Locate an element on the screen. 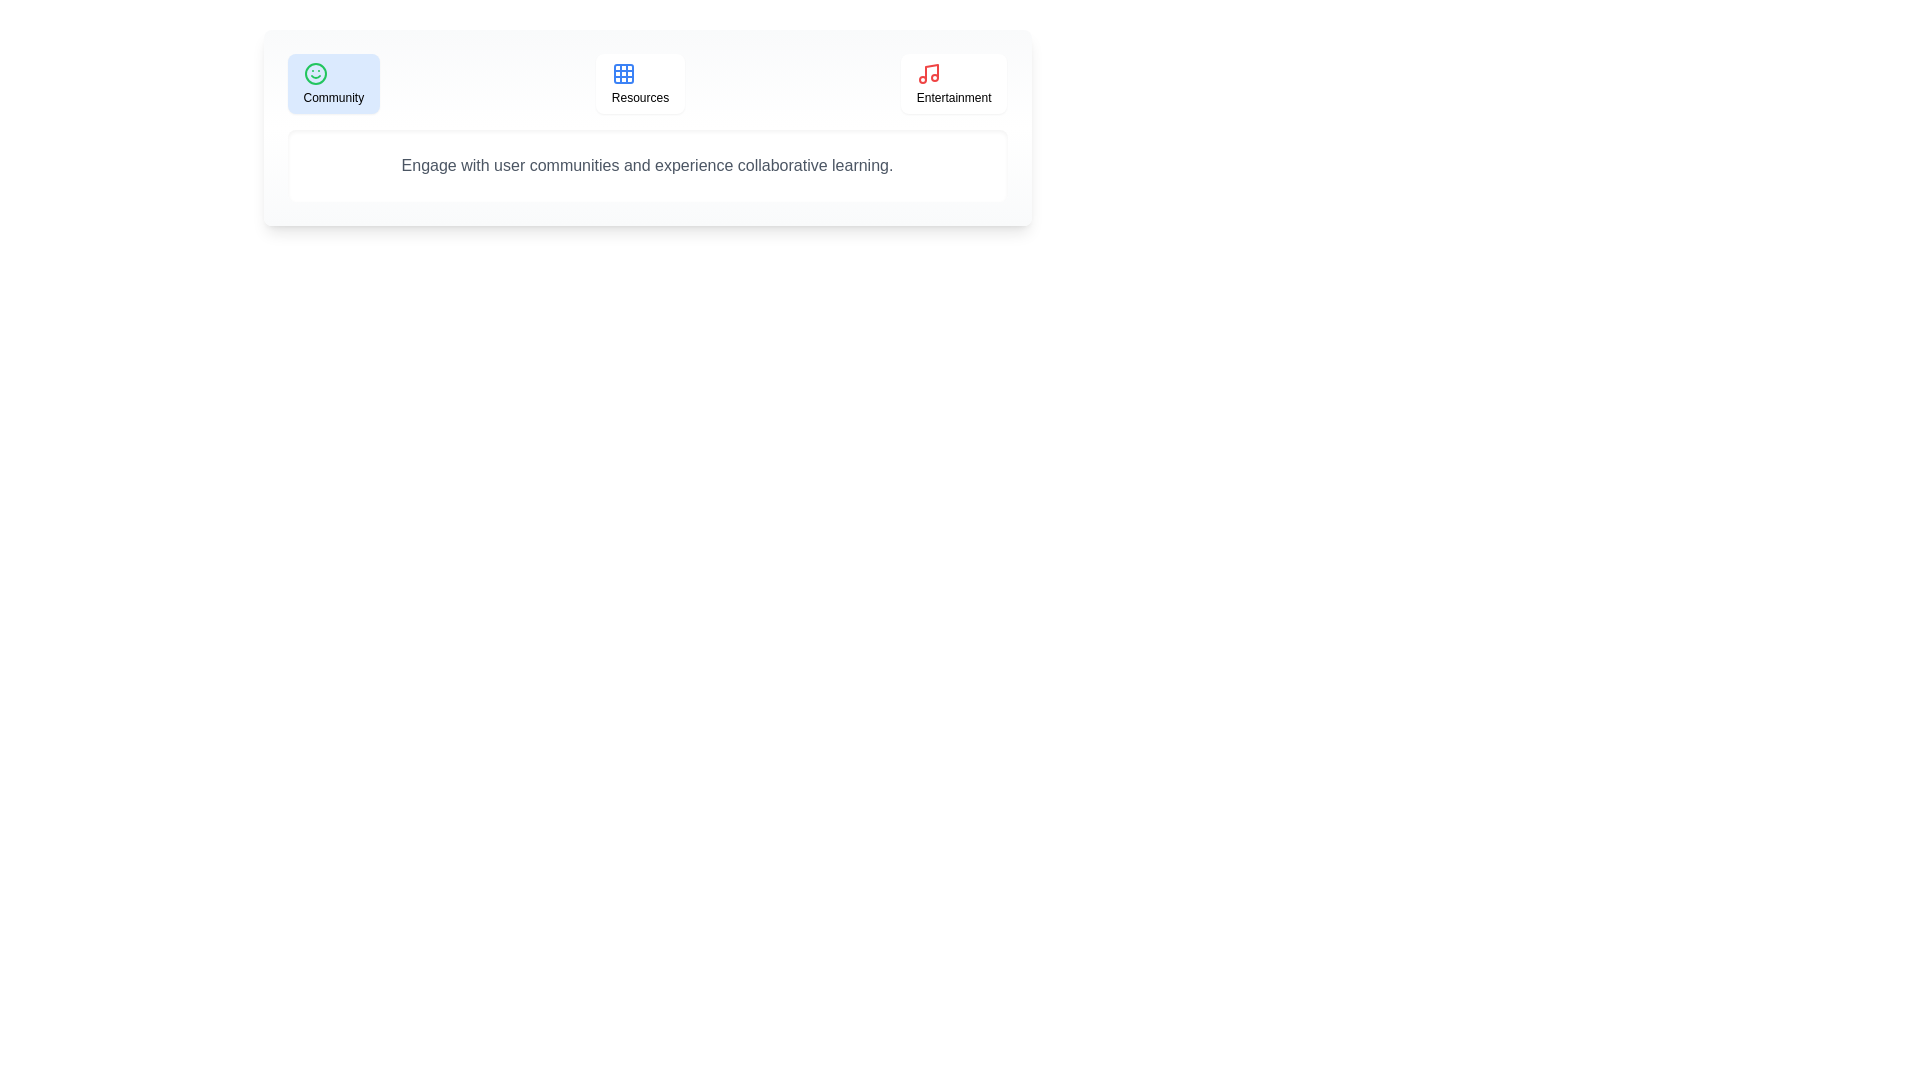  the Entertainment tab by clicking on it is located at coordinates (953, 83).